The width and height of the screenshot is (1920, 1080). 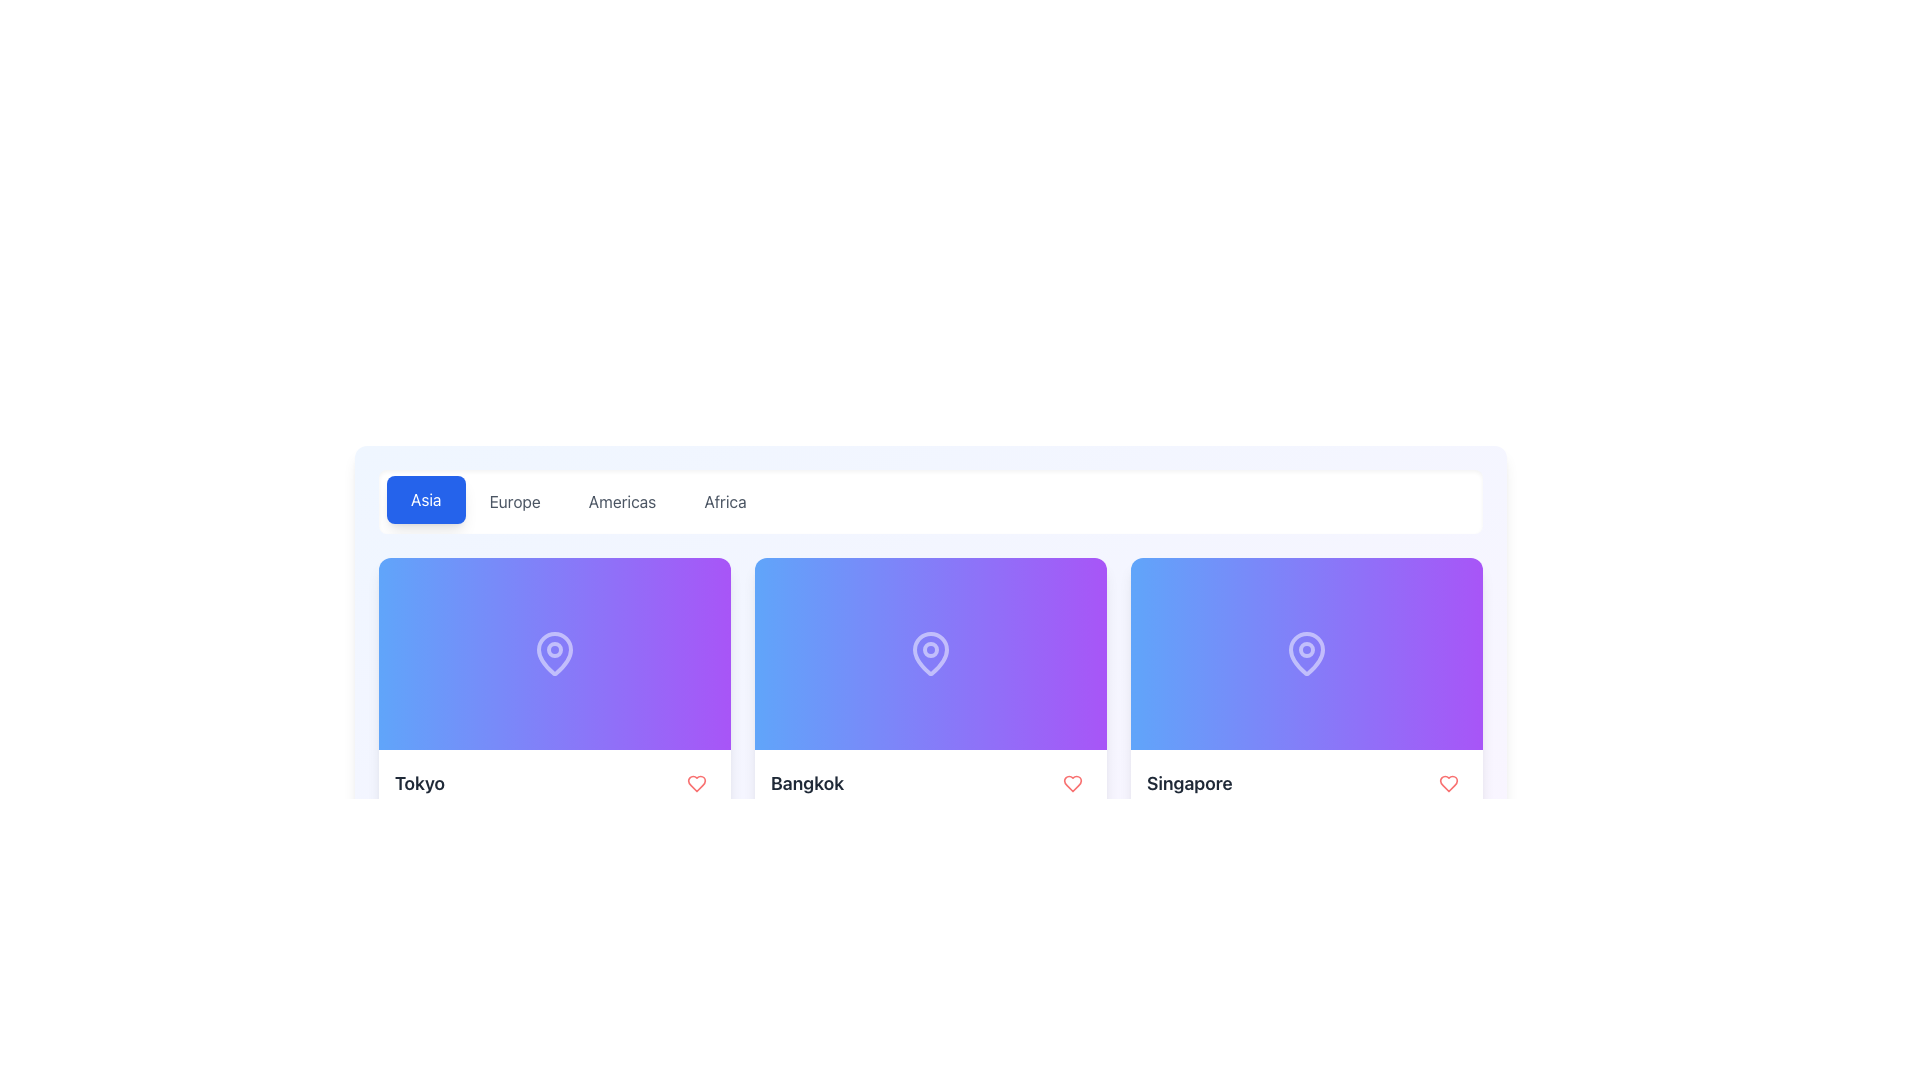 What do you see at coordinates (1072, 782) in the screenshot?
I see `the heart icon in the lower-right corner of the card for 'Singapore'` at bounding box center [1072, 782].